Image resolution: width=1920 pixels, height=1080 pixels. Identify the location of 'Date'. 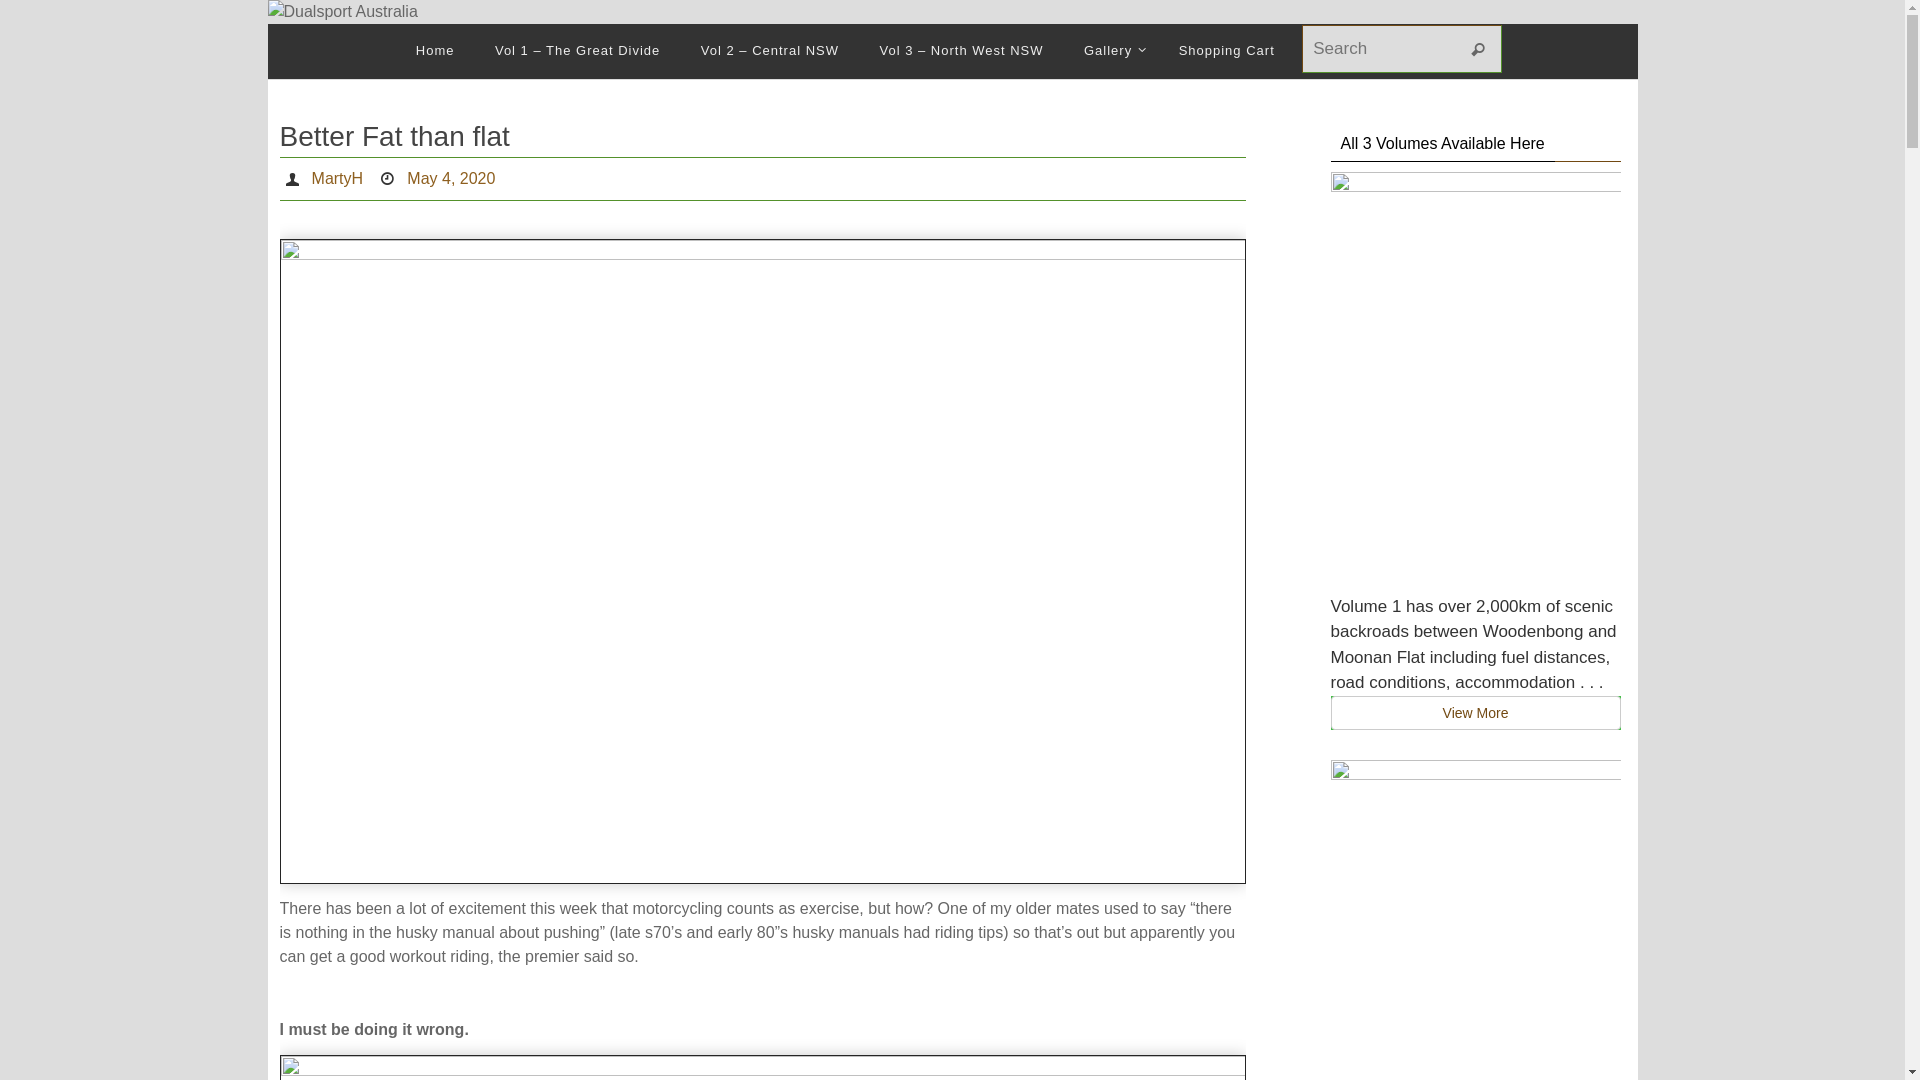
(378, 177).